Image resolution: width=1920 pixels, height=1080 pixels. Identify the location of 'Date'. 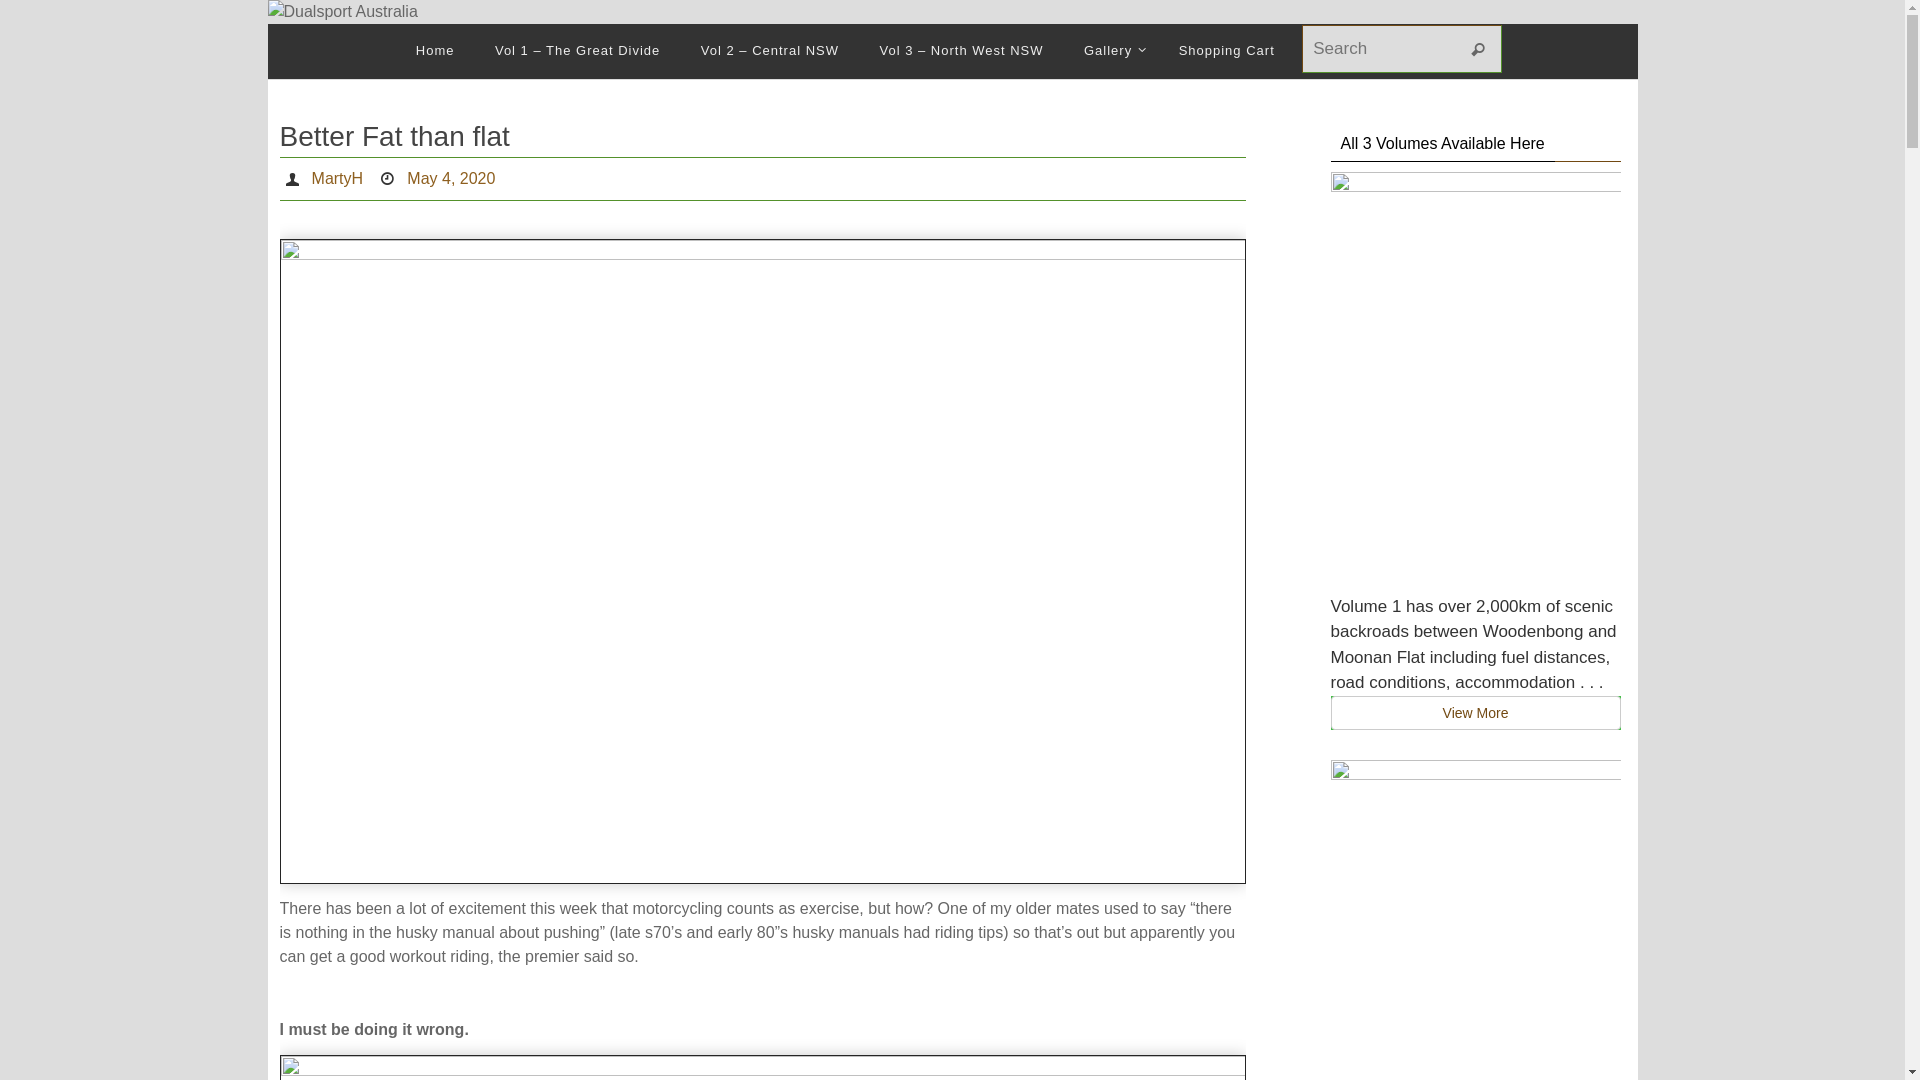
(378, 177).